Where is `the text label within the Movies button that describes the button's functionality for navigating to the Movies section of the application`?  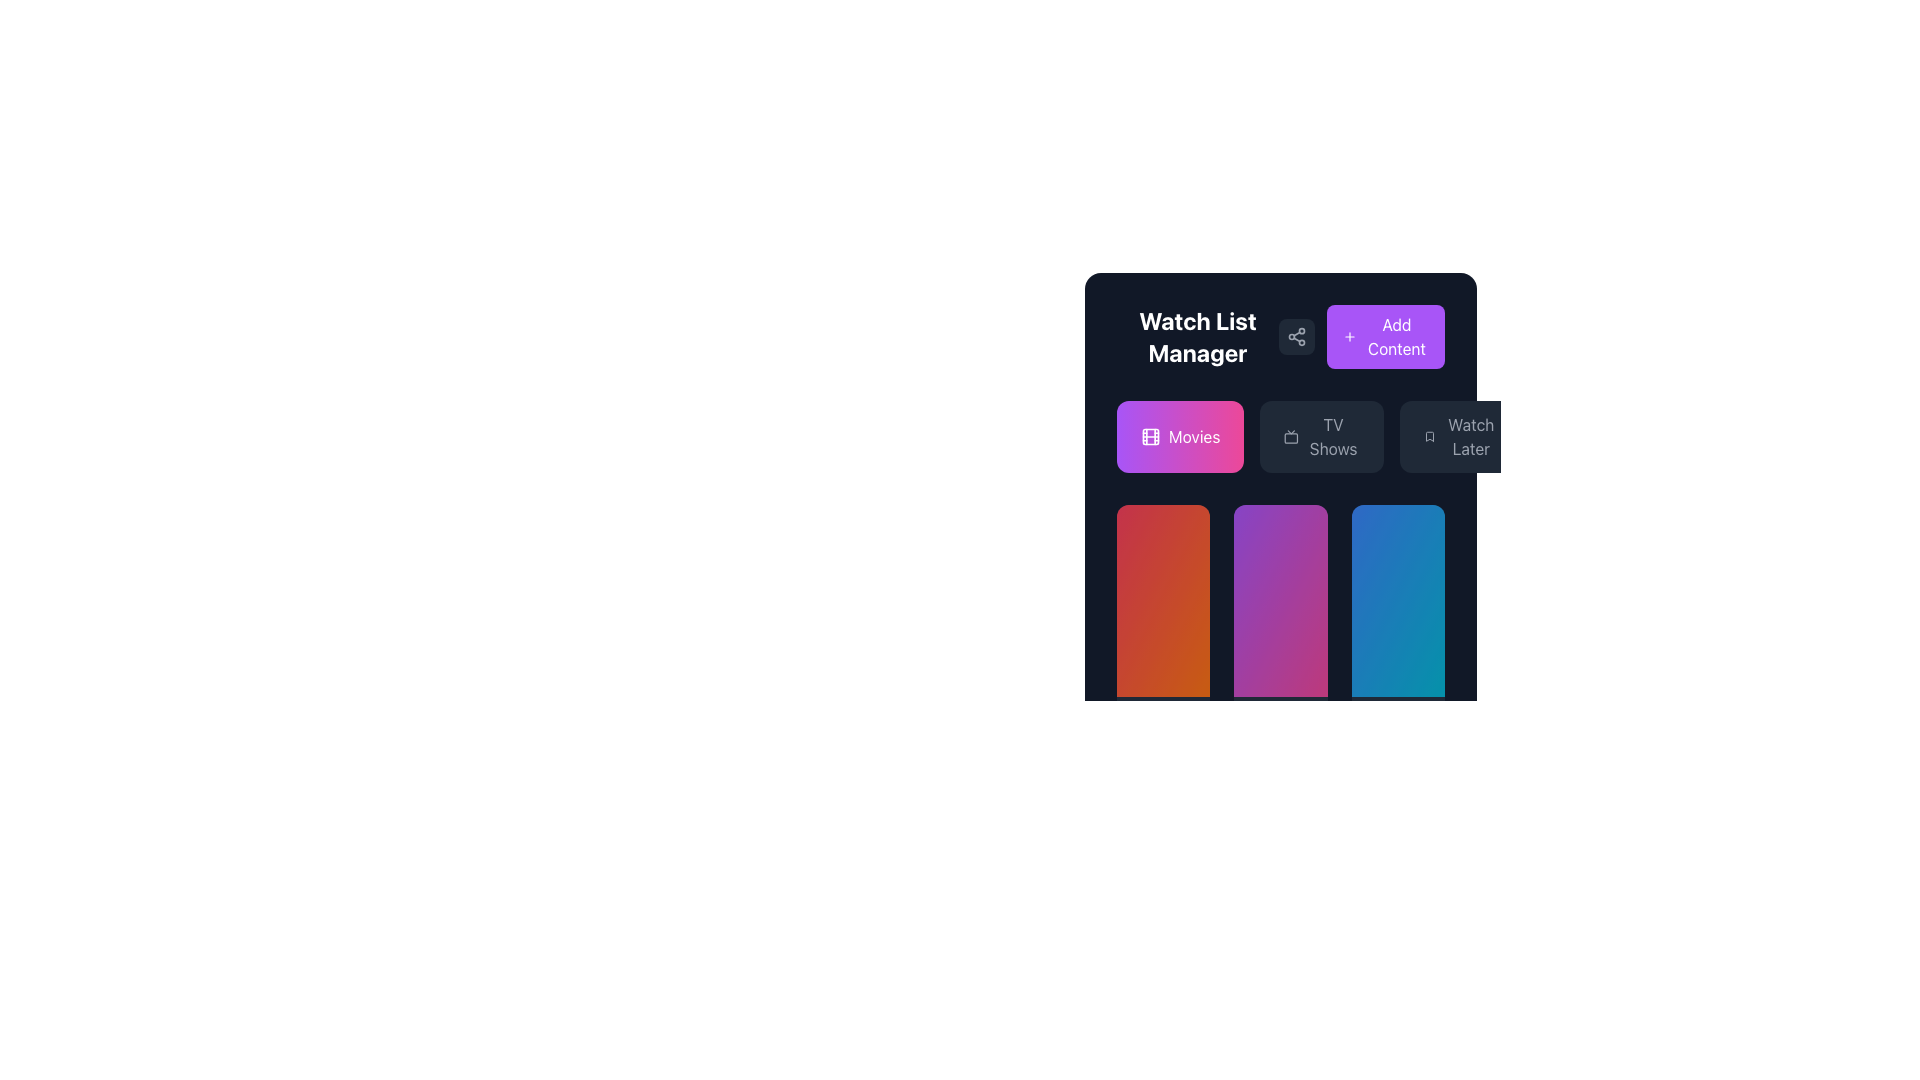
the text label within the Movies button that describes the button's functionality for navigating to the Movies section of the application is located at coordinates (1194, 435).